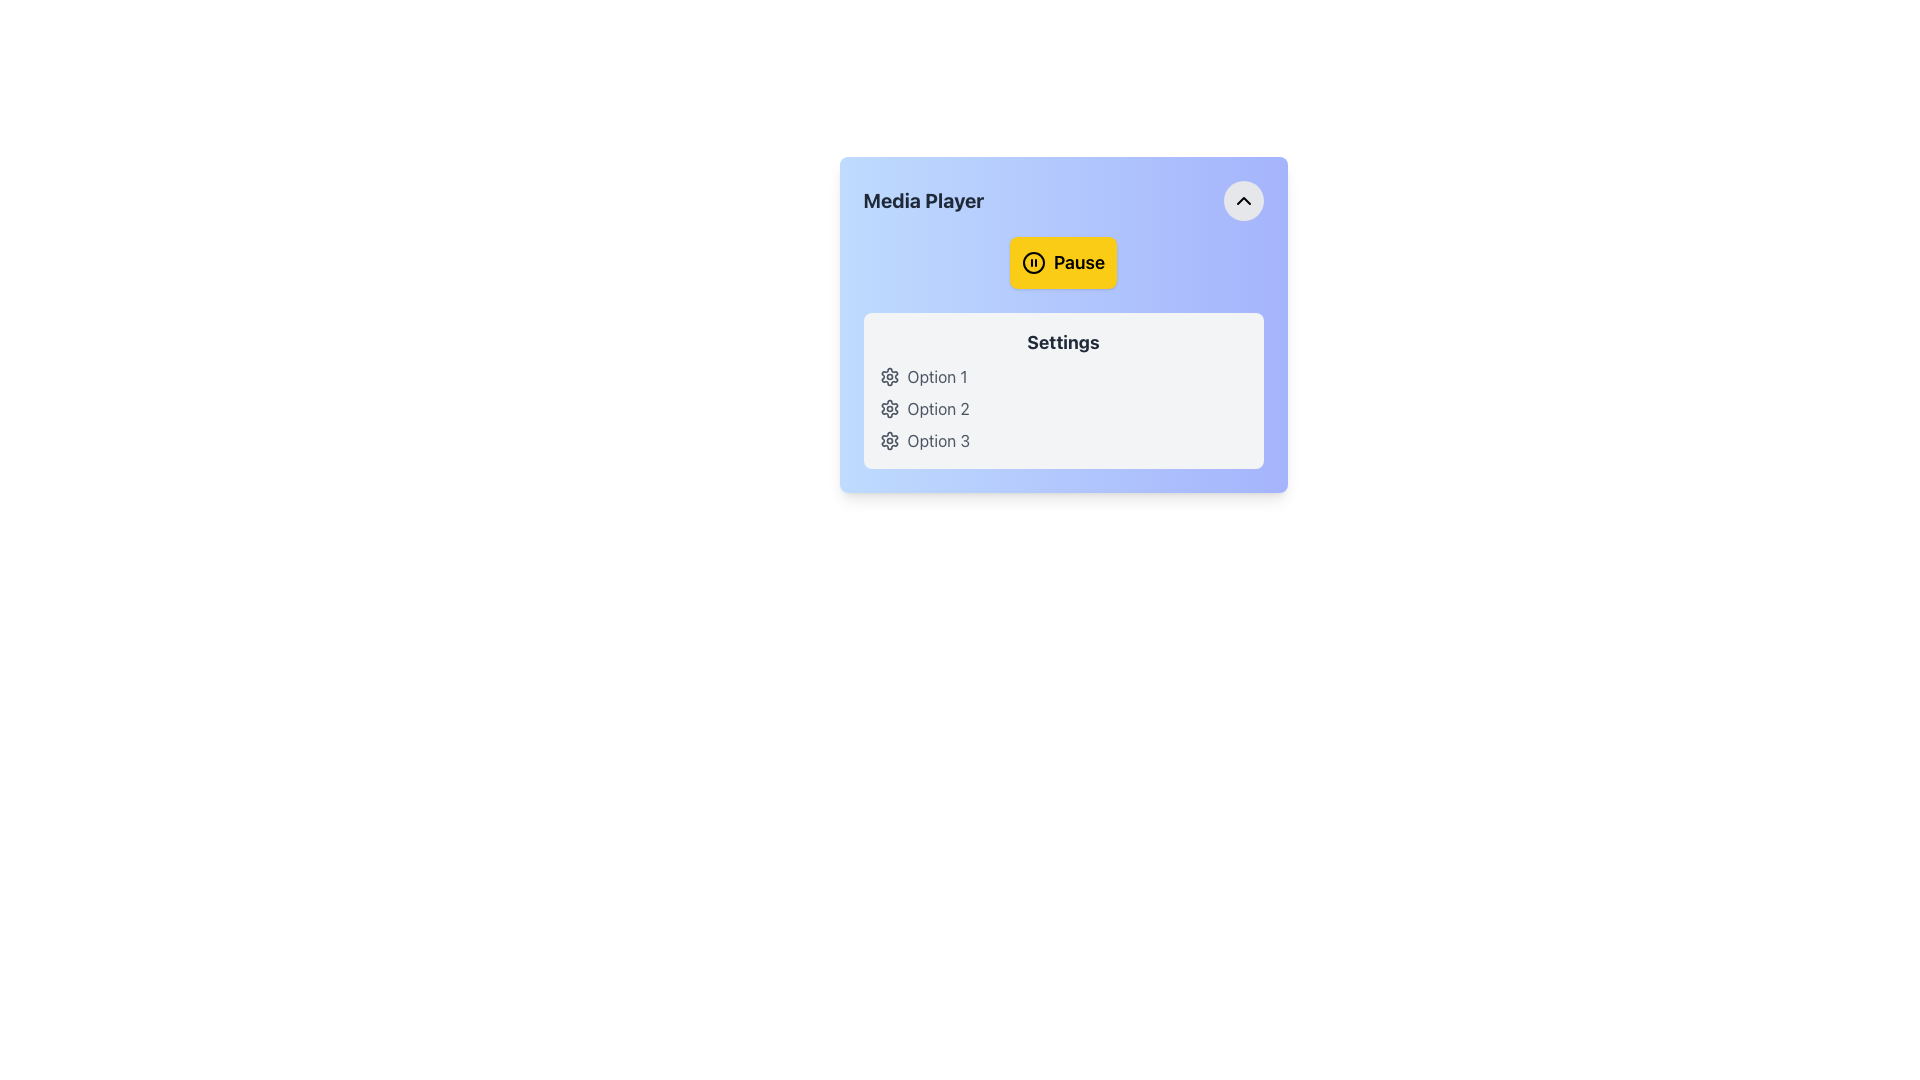 This screenshot has width=1920, height=1080. I want to click on the selectable list item labeled 'Option 2', so click(1062, 407).